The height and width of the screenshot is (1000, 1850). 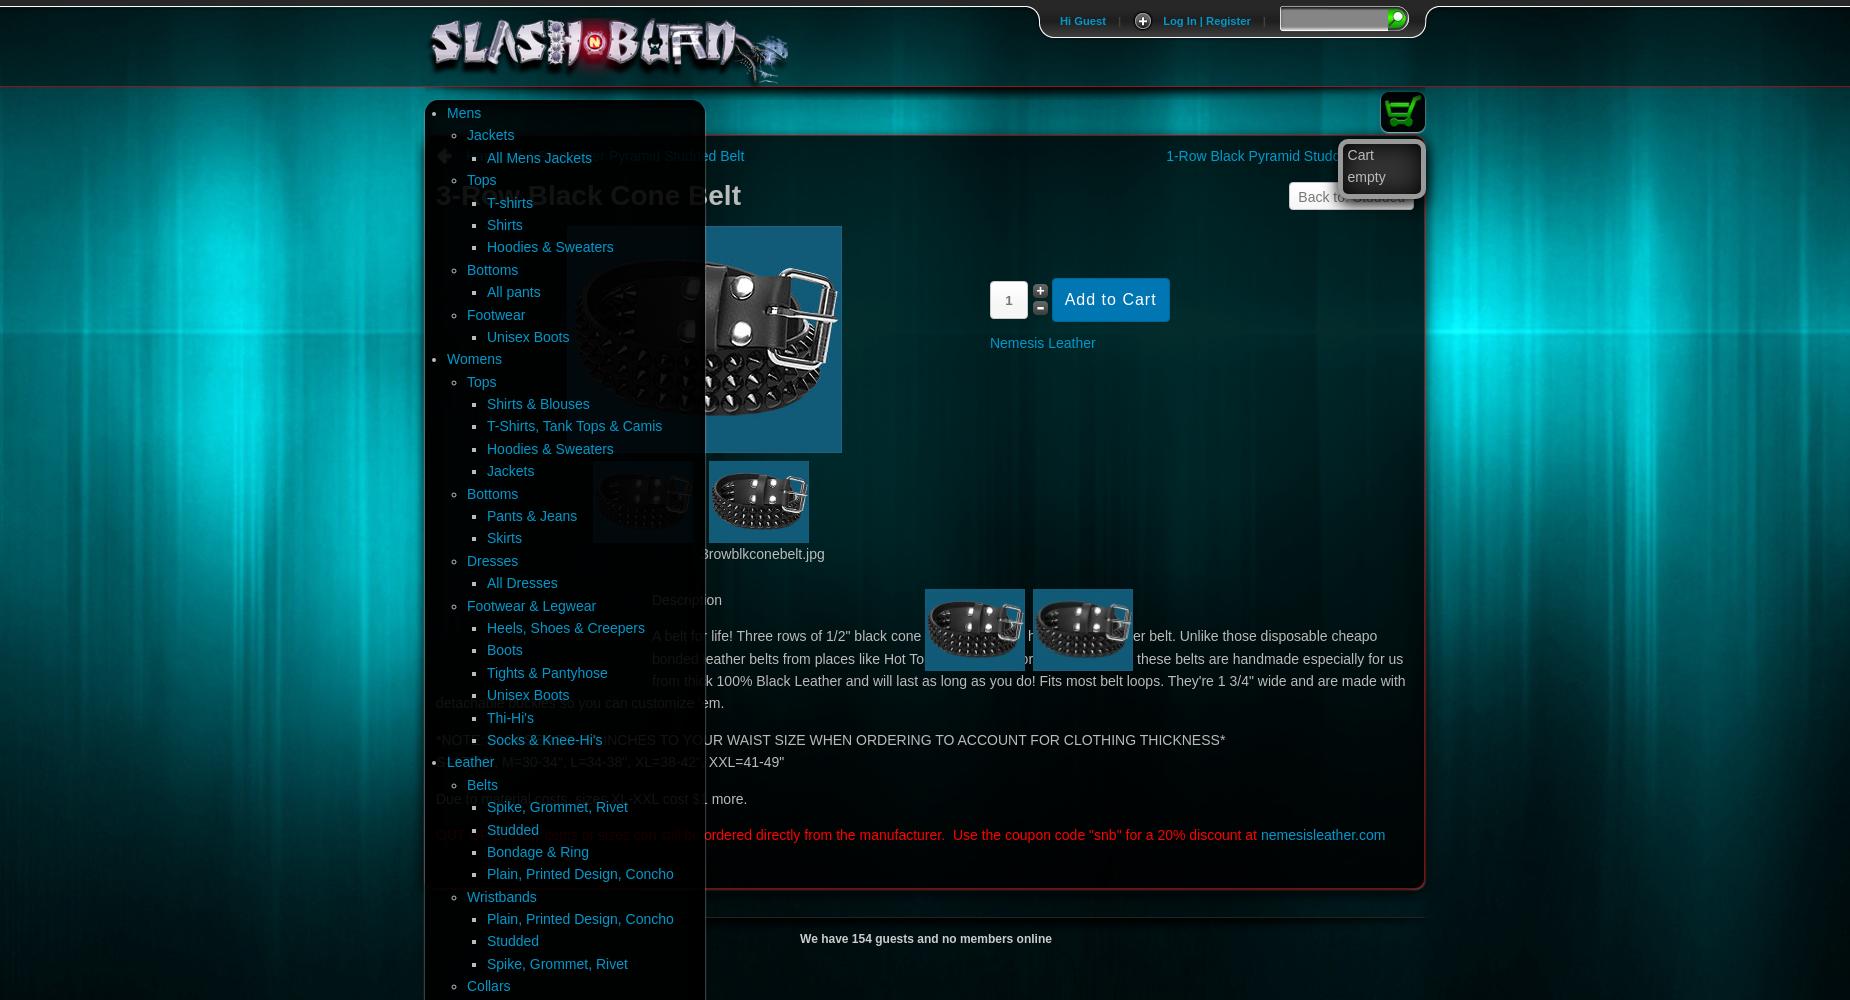 What do you see at coordinates (609, 762) in the screenshot?
I see `'S=27-32", M=30-34", L=34-38", XL=38-42", XXL=41-49"'` at bounding box center [609, 762].